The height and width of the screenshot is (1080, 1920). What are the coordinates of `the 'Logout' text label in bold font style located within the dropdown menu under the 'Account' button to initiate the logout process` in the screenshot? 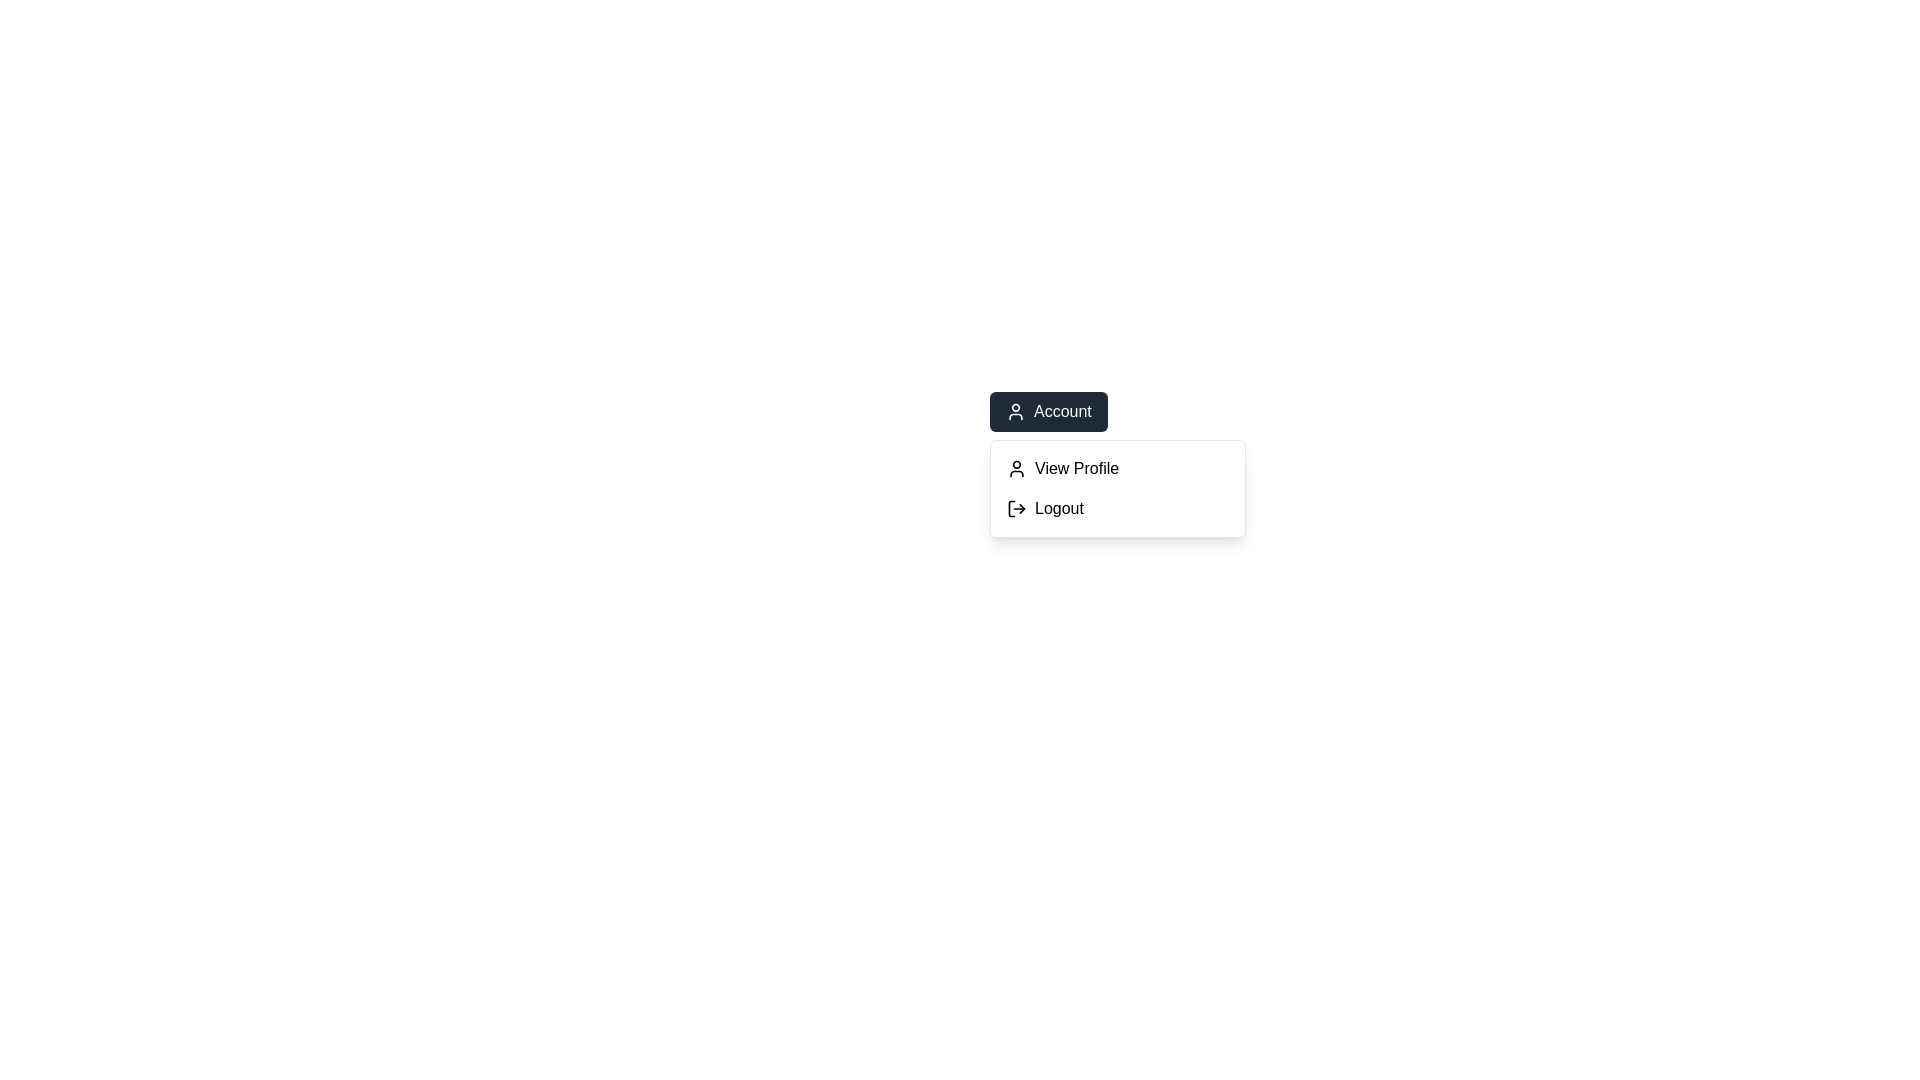 It's located at (1058, 508).